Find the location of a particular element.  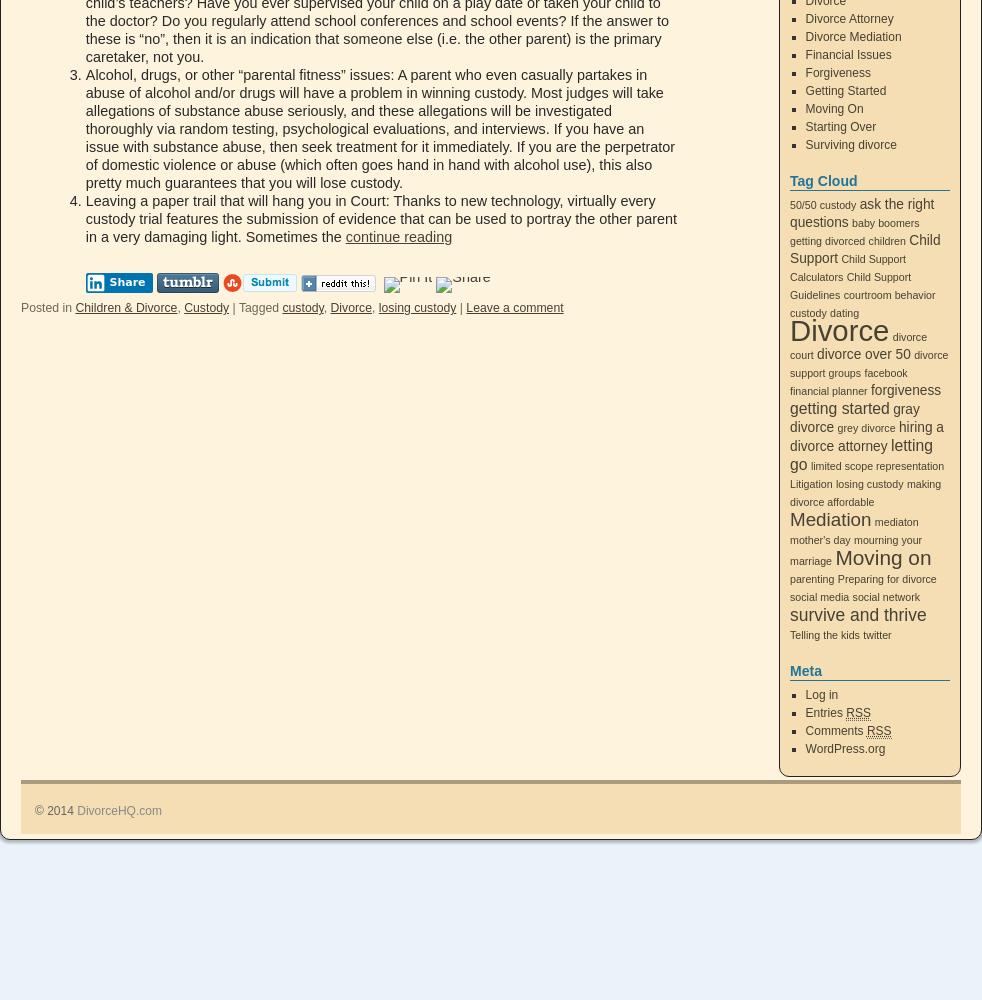

'Log in' is located at coordinates (821, 694).